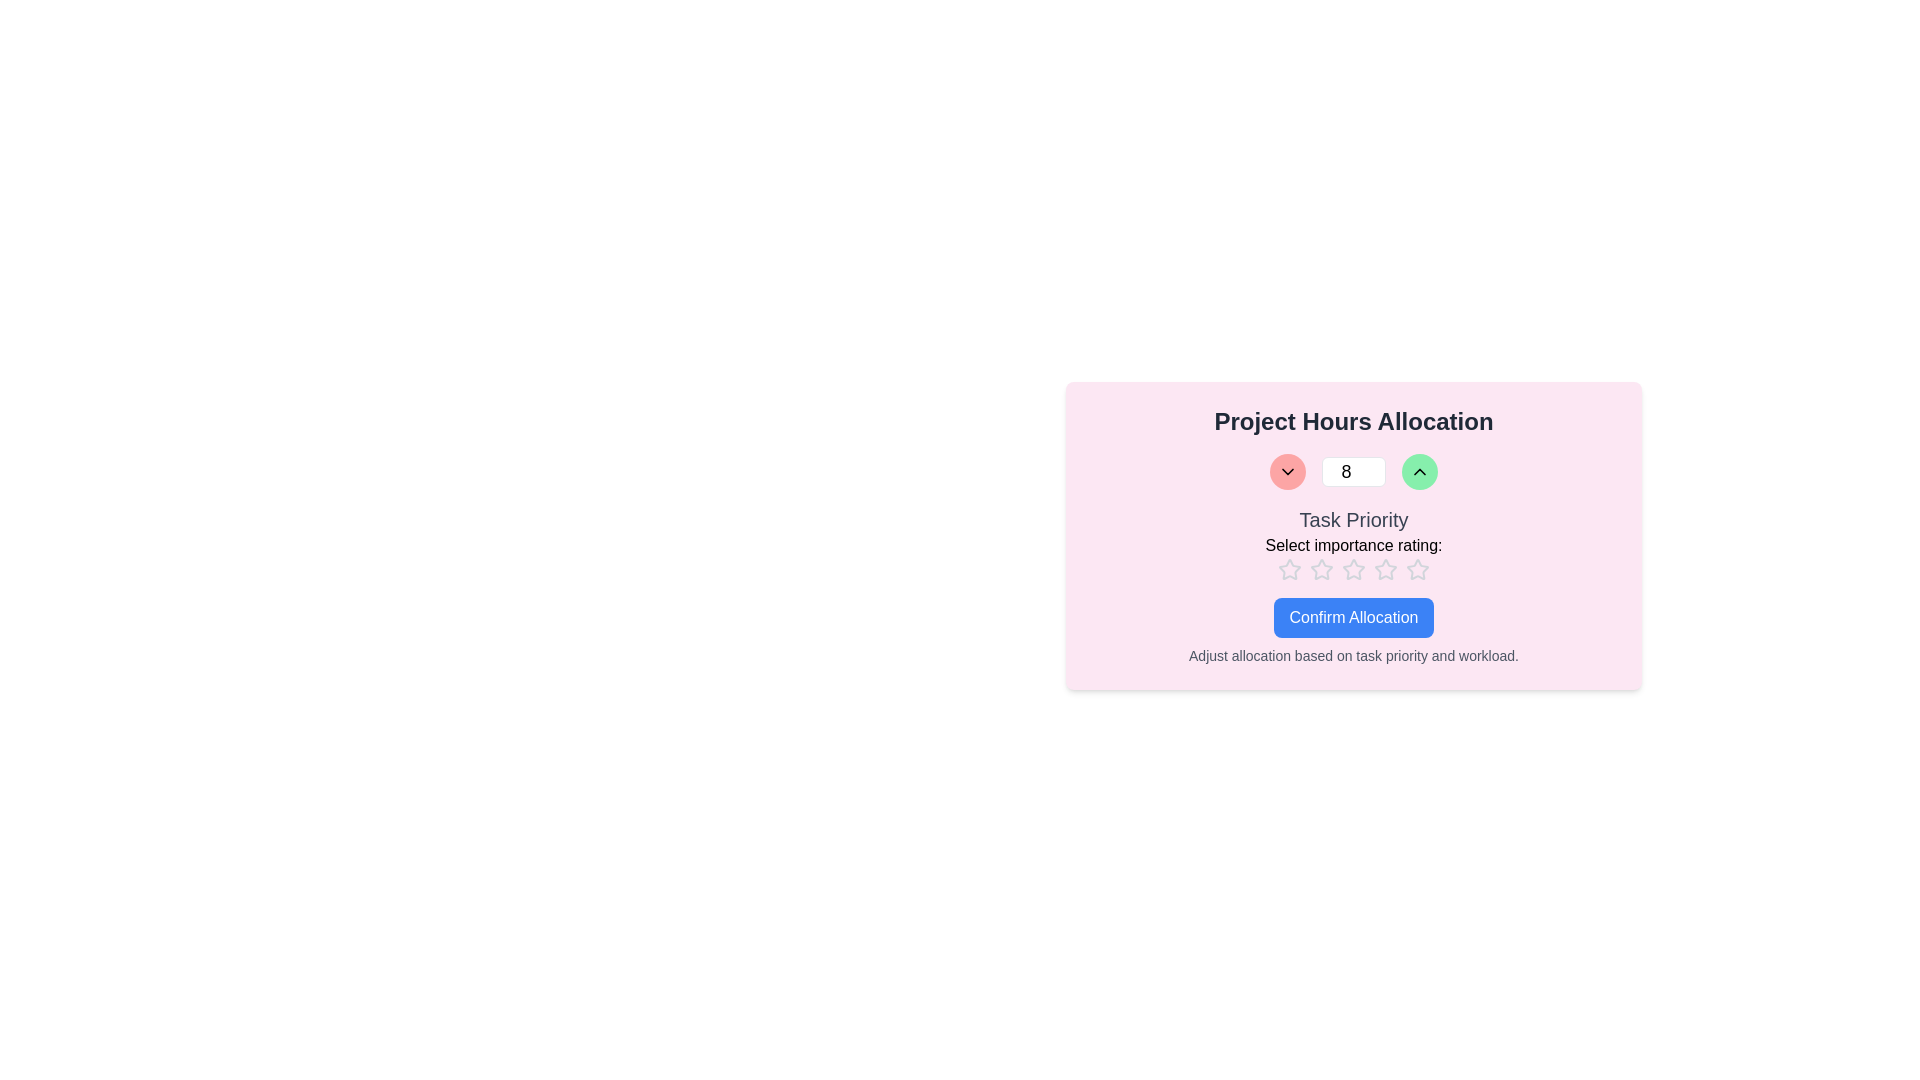 The height and width of the screenshot is (1080, 1920). I want to click on the second star icon from the left in the 'Select importance rating' interface, so click(1290, 570).